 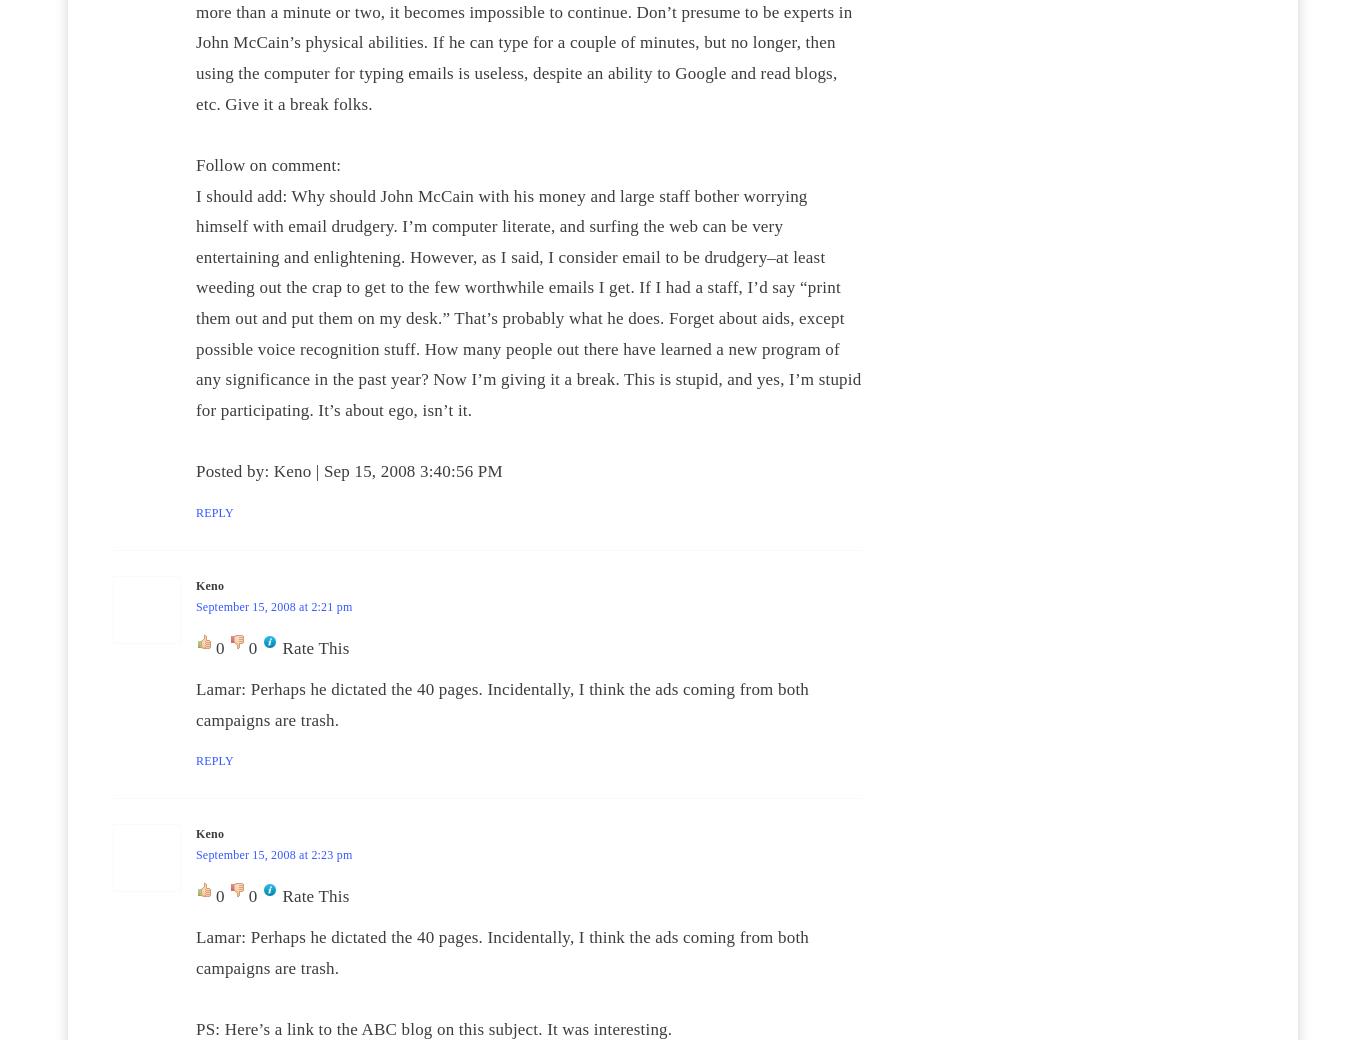 I want to click on 'September 15, 2008 at 2:21 pm', so click(x=274, y=606).